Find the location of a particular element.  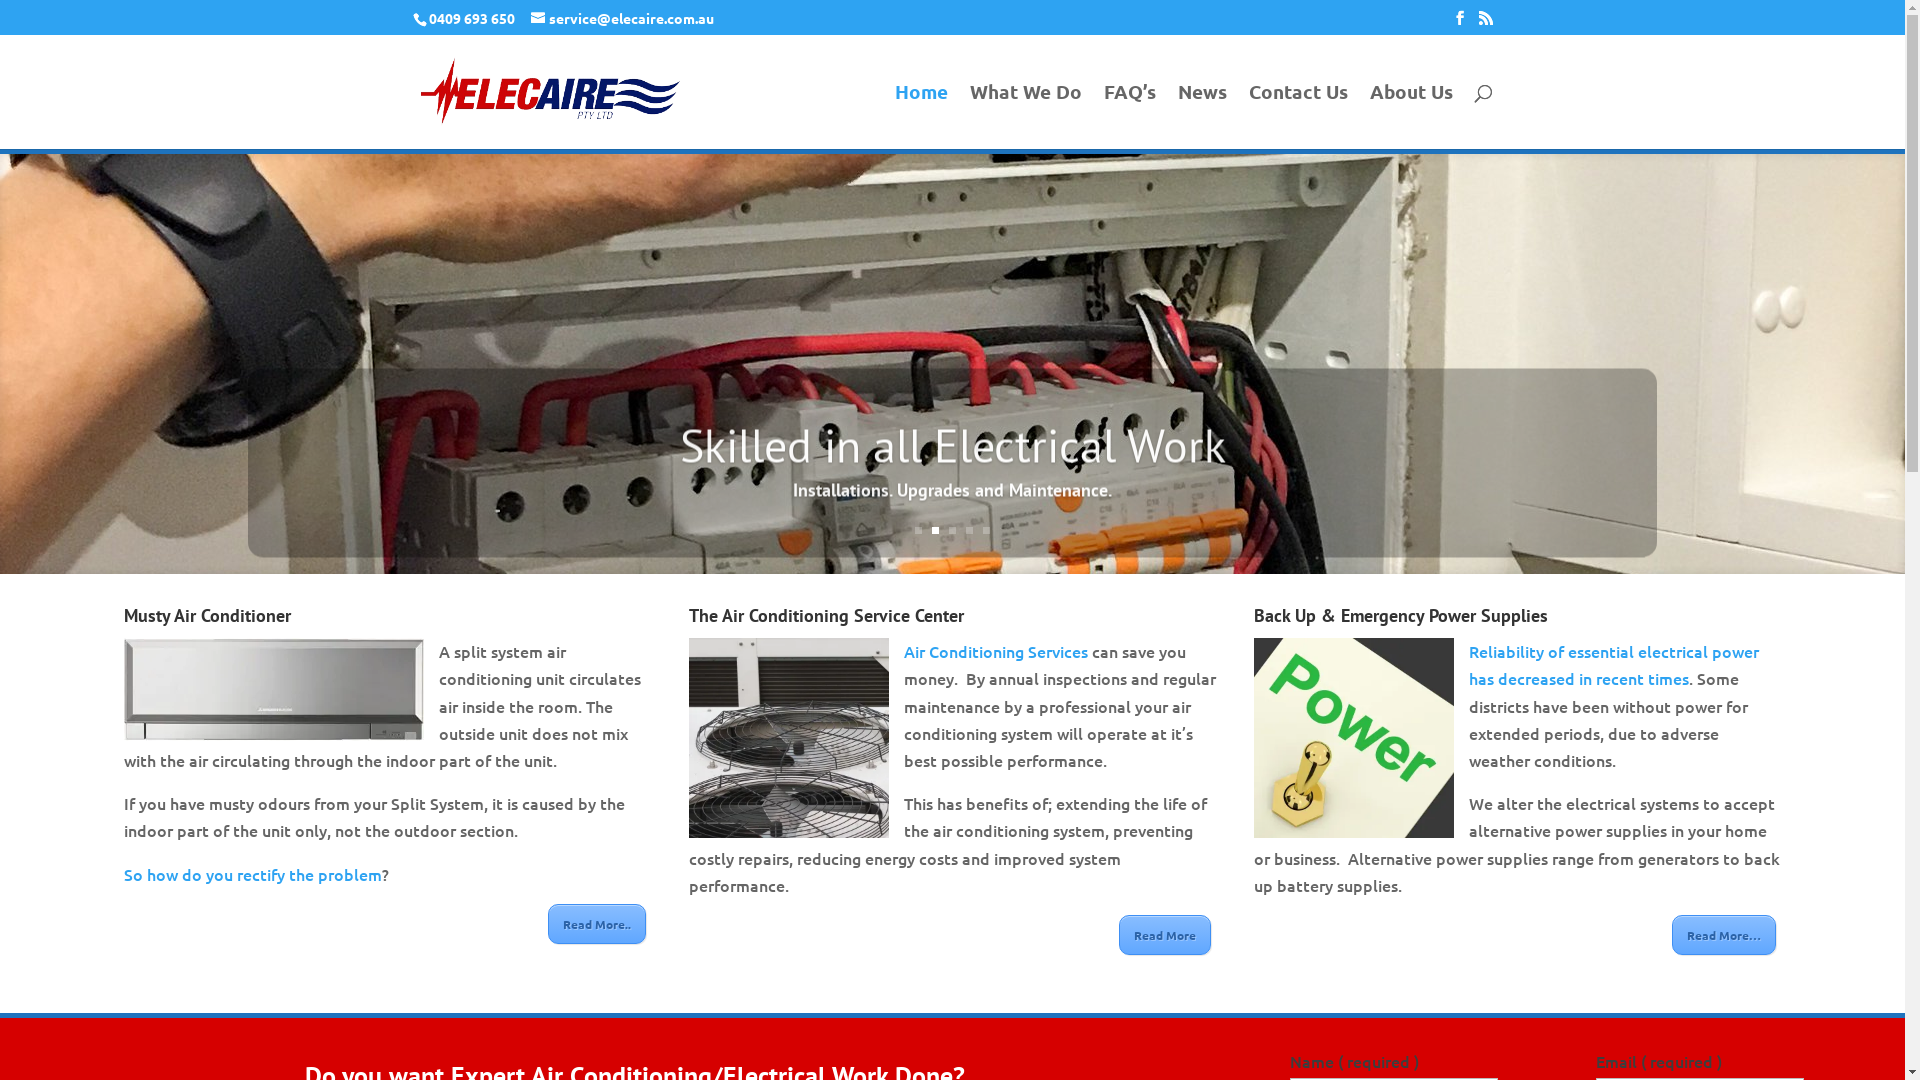

'5' is located at coordinates (983, 529).